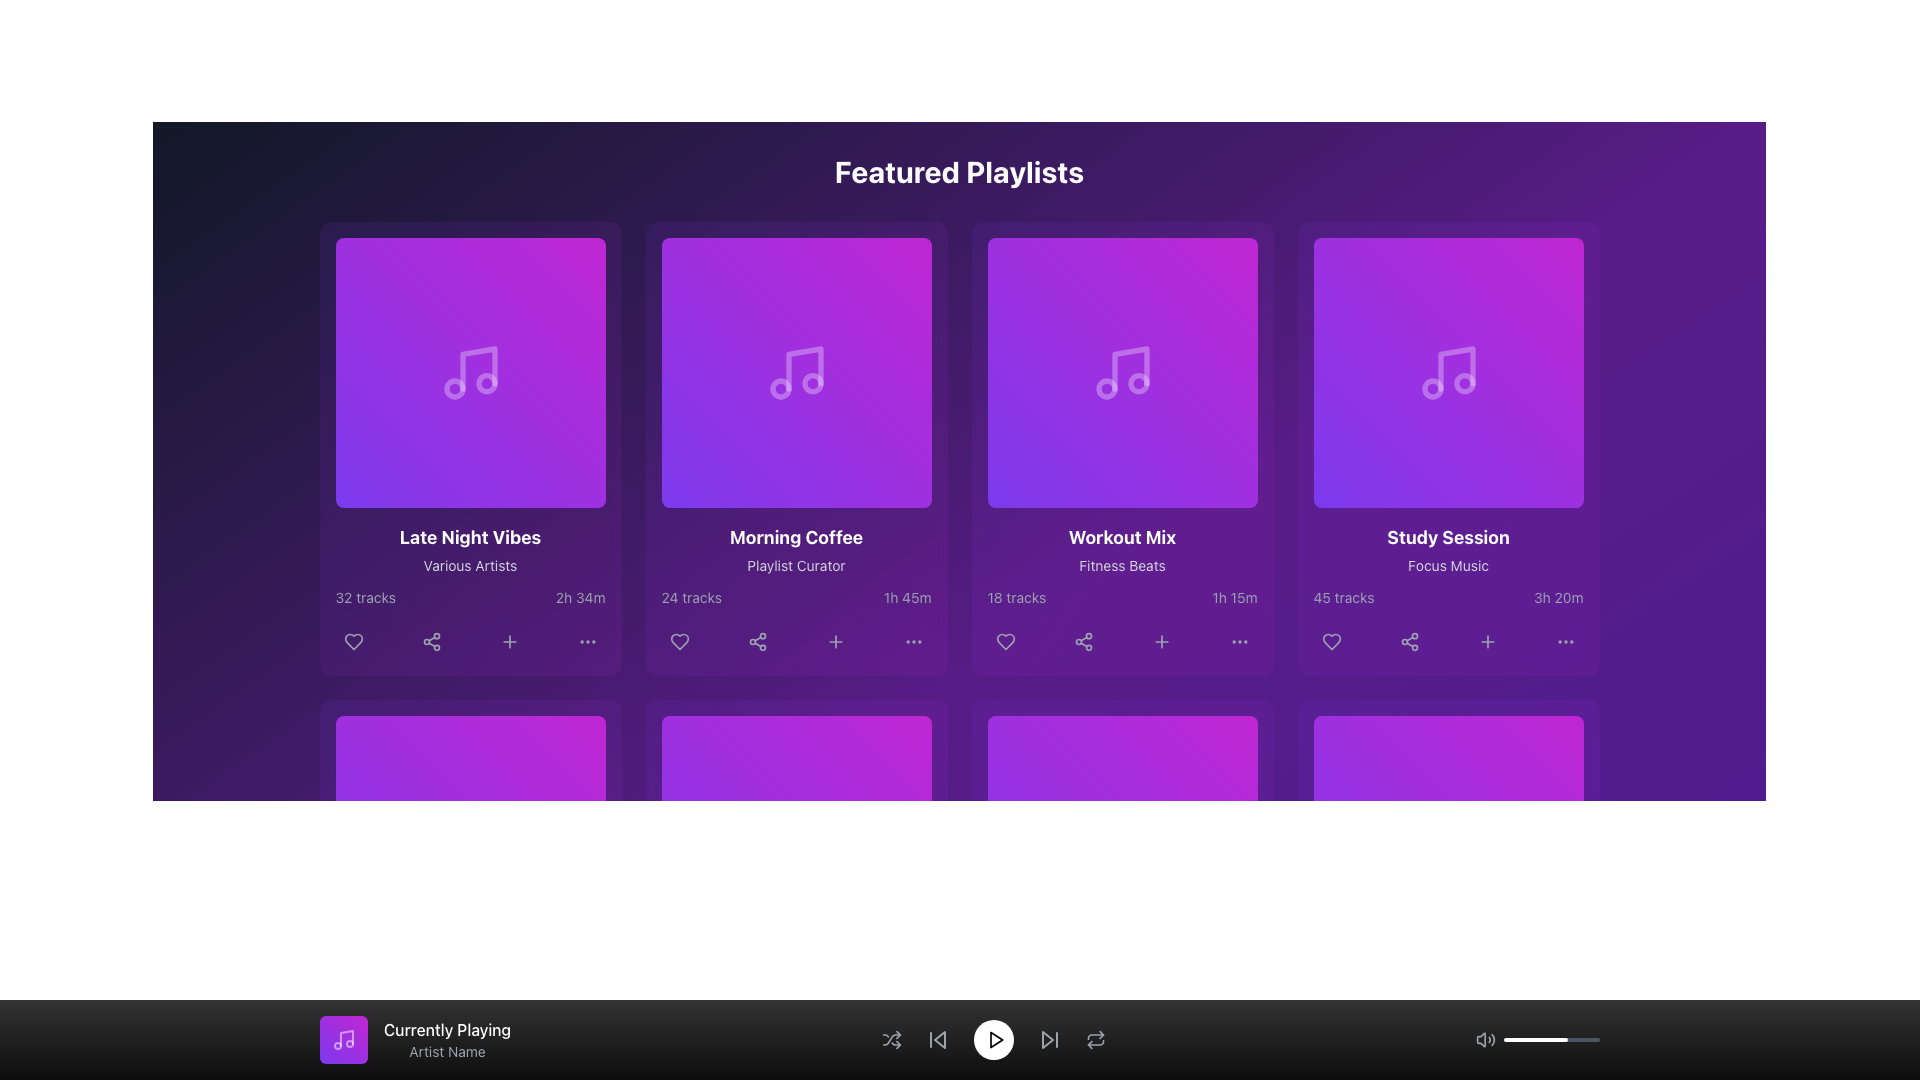 This screenshot has width=1920, height=1080. What do you see at coordinates (1431, 389) in the screenshot?
I see `small circular graphical item located at the bottom-left section of the music note SVG icon associated with the 'Study Session' card in the Featured Playlists section` at bounding box center [1431, 389].